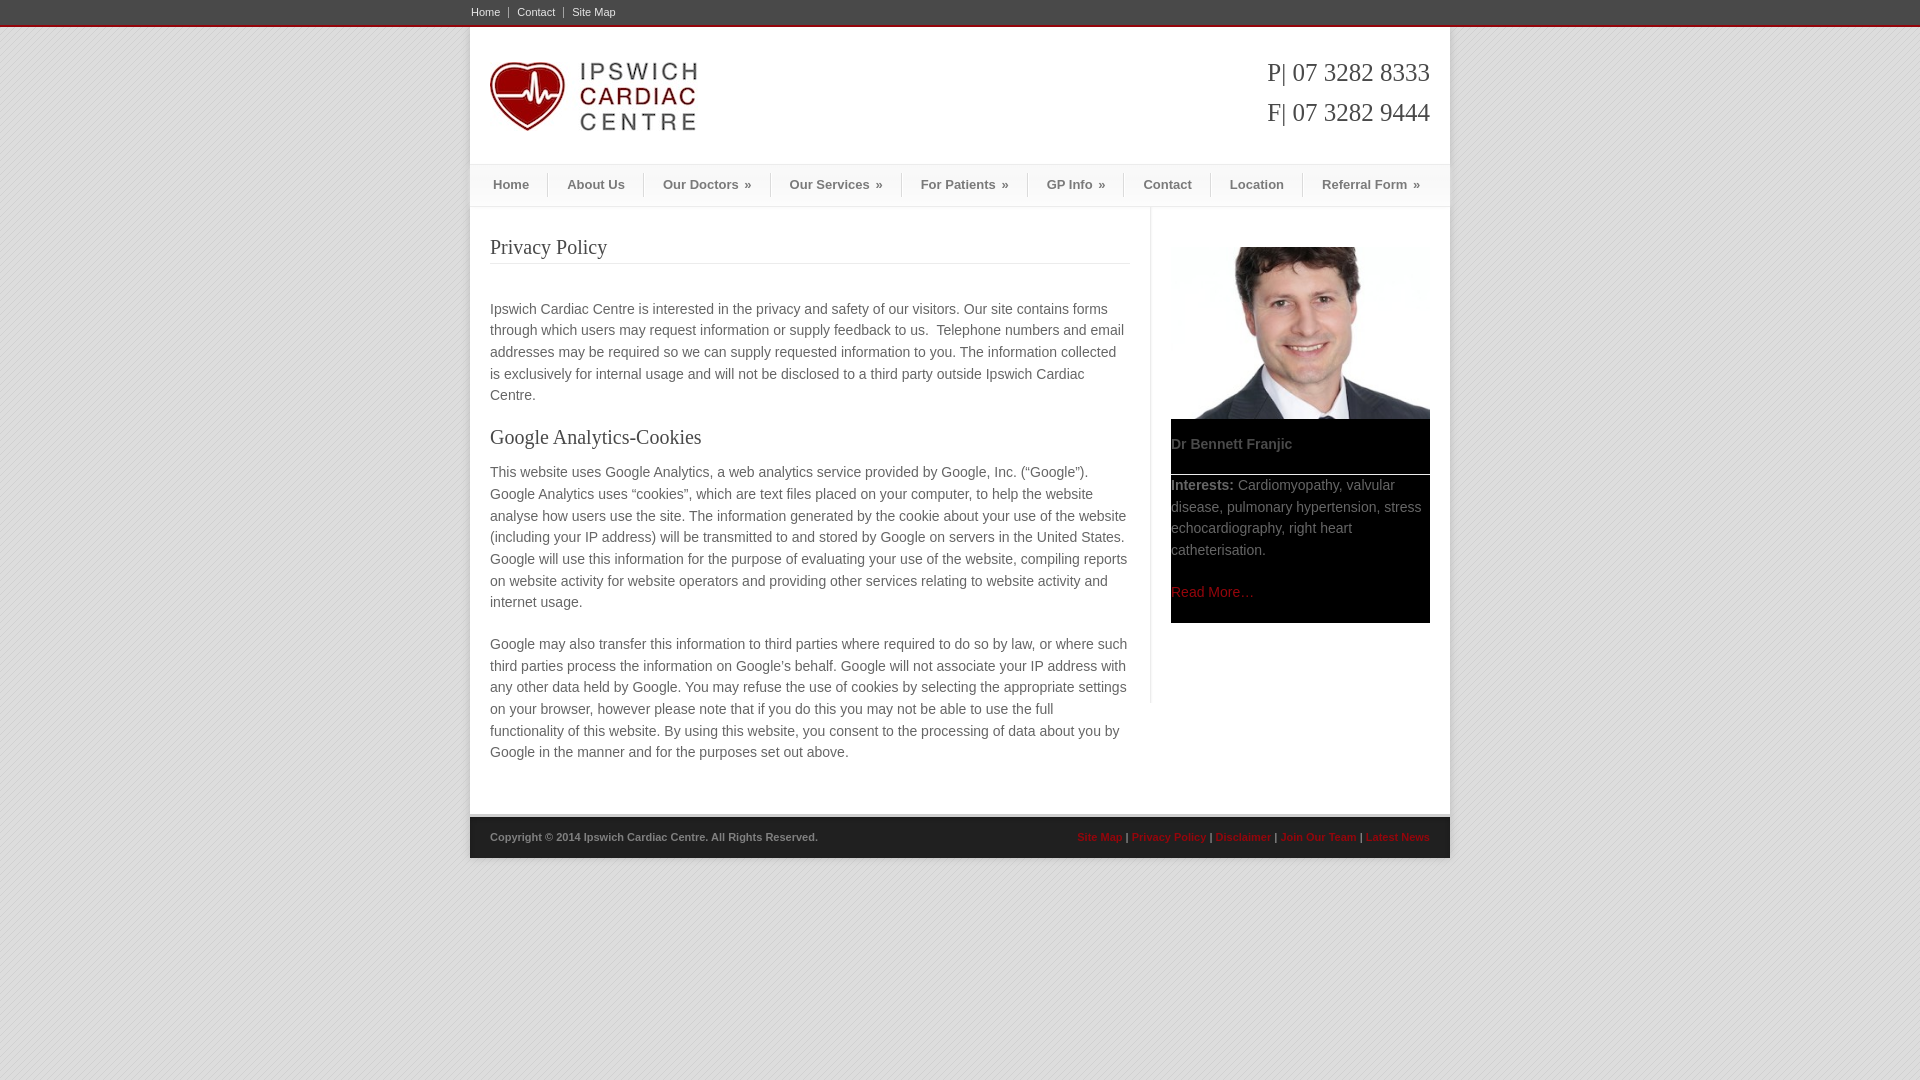 Image resolution: width=1920 pixels, height=1080 pixels. I want to click on 'Home', so click(489, 12).